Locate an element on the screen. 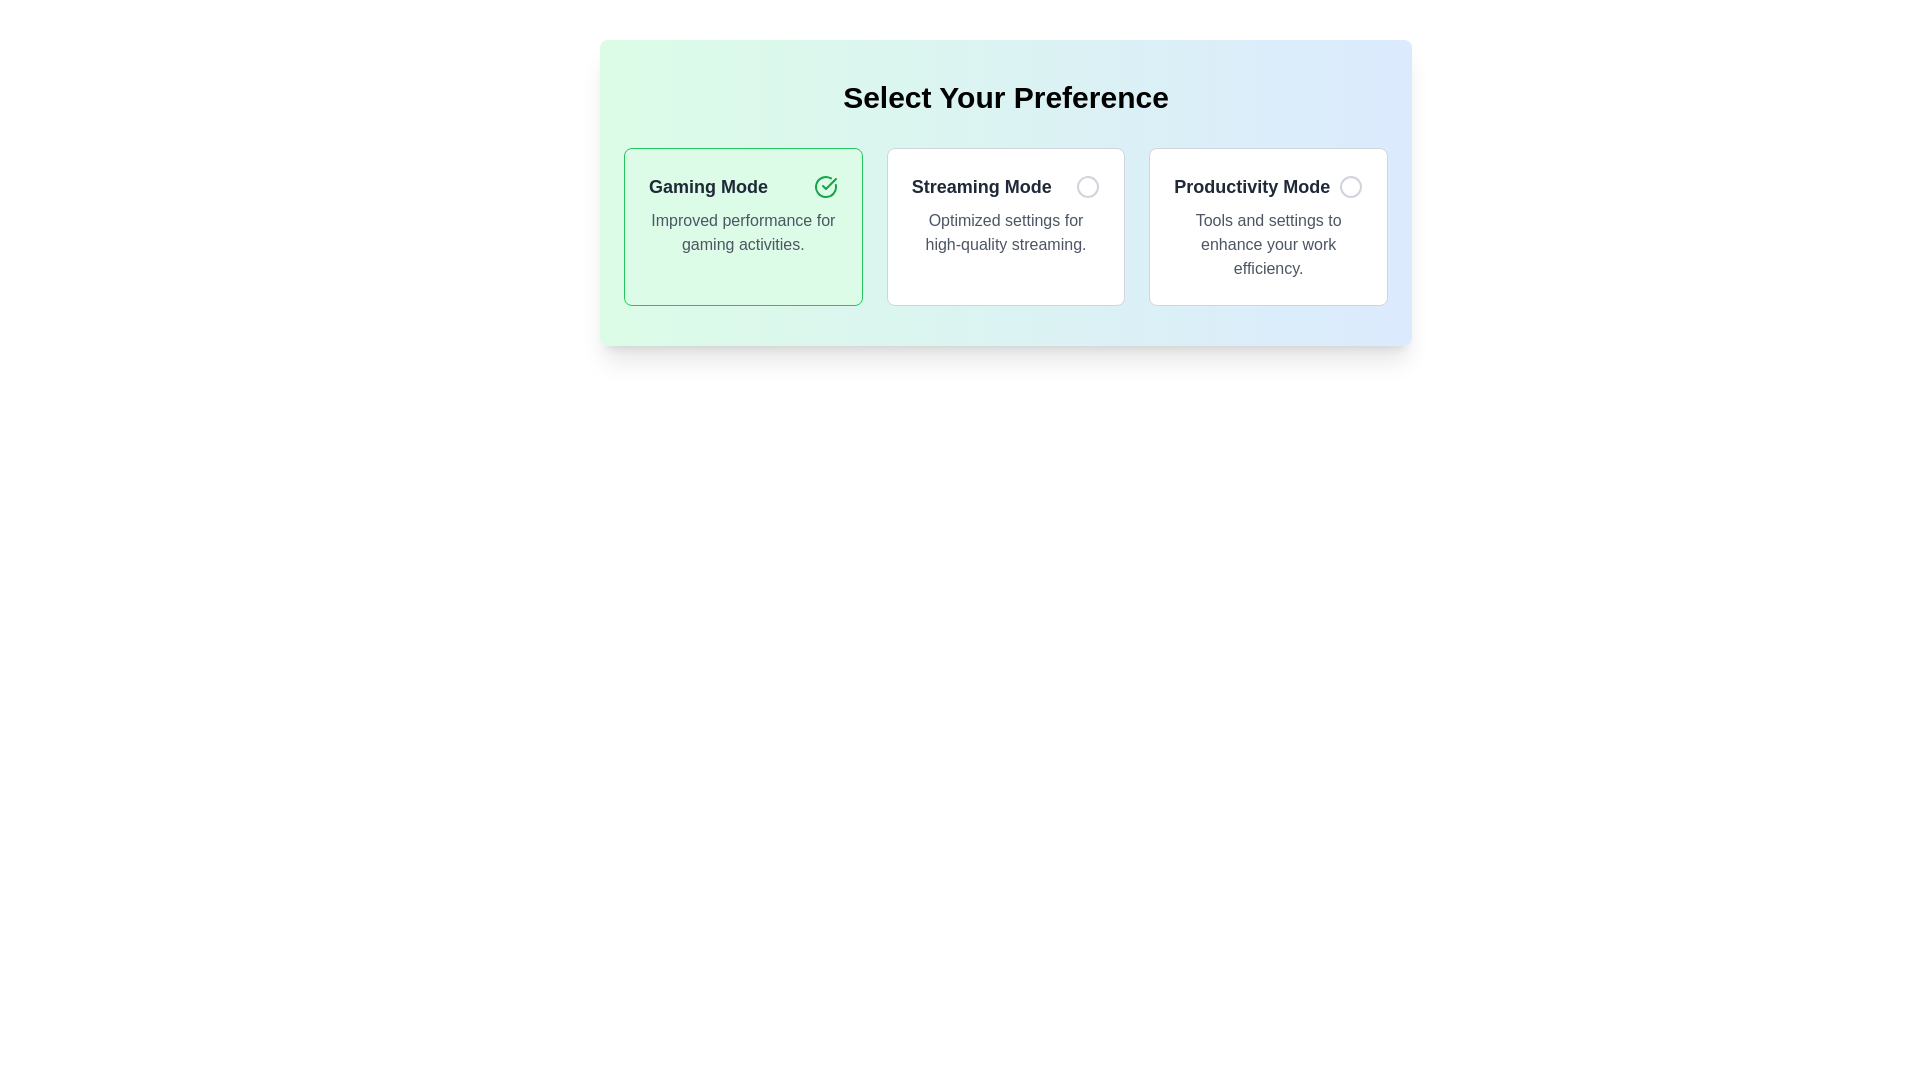 The image size is (1920, 1080). the light gray hollow circular radio button indicator for the 'Streaming Mode' option is located at coordinates (1087, 186).